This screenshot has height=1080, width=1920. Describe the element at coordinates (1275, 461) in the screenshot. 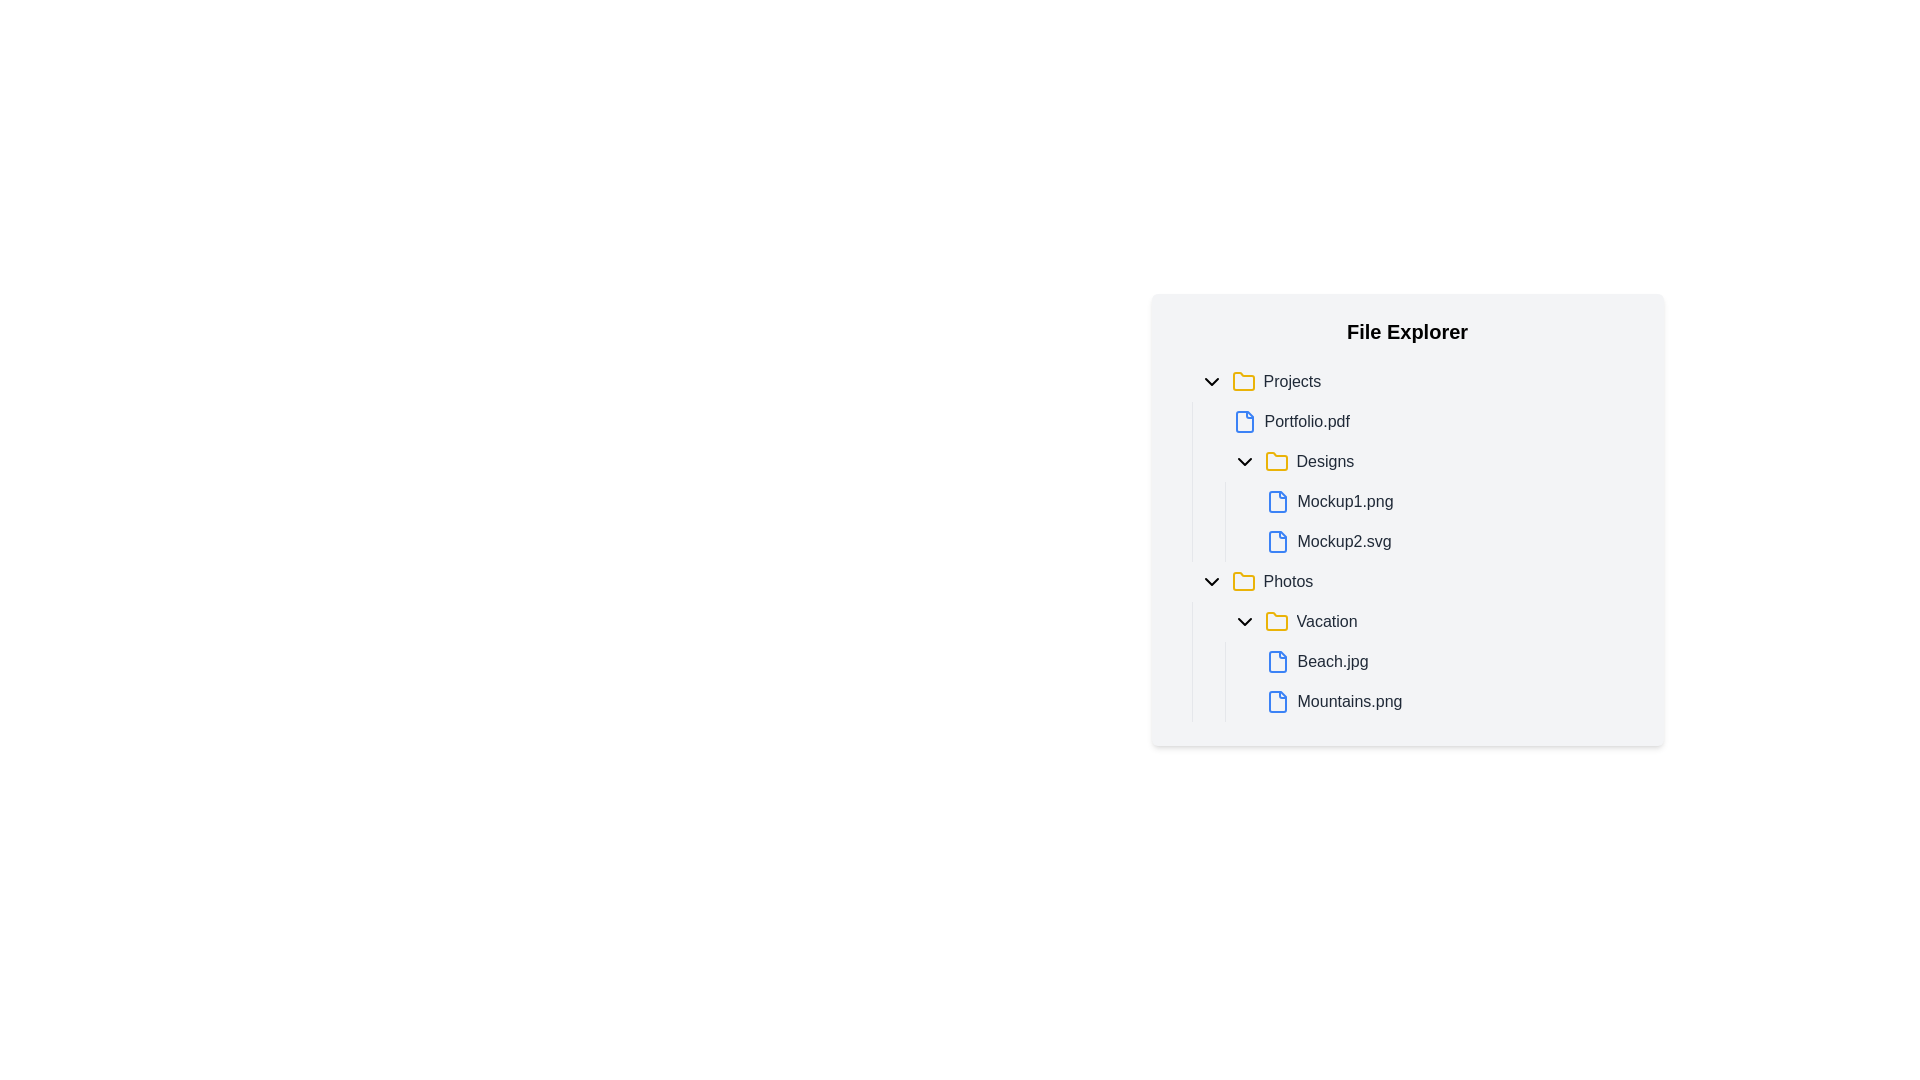

I see `the yellow folder icon representing the 'Designs' subfolder under the 'Projects' main folder` at that location.